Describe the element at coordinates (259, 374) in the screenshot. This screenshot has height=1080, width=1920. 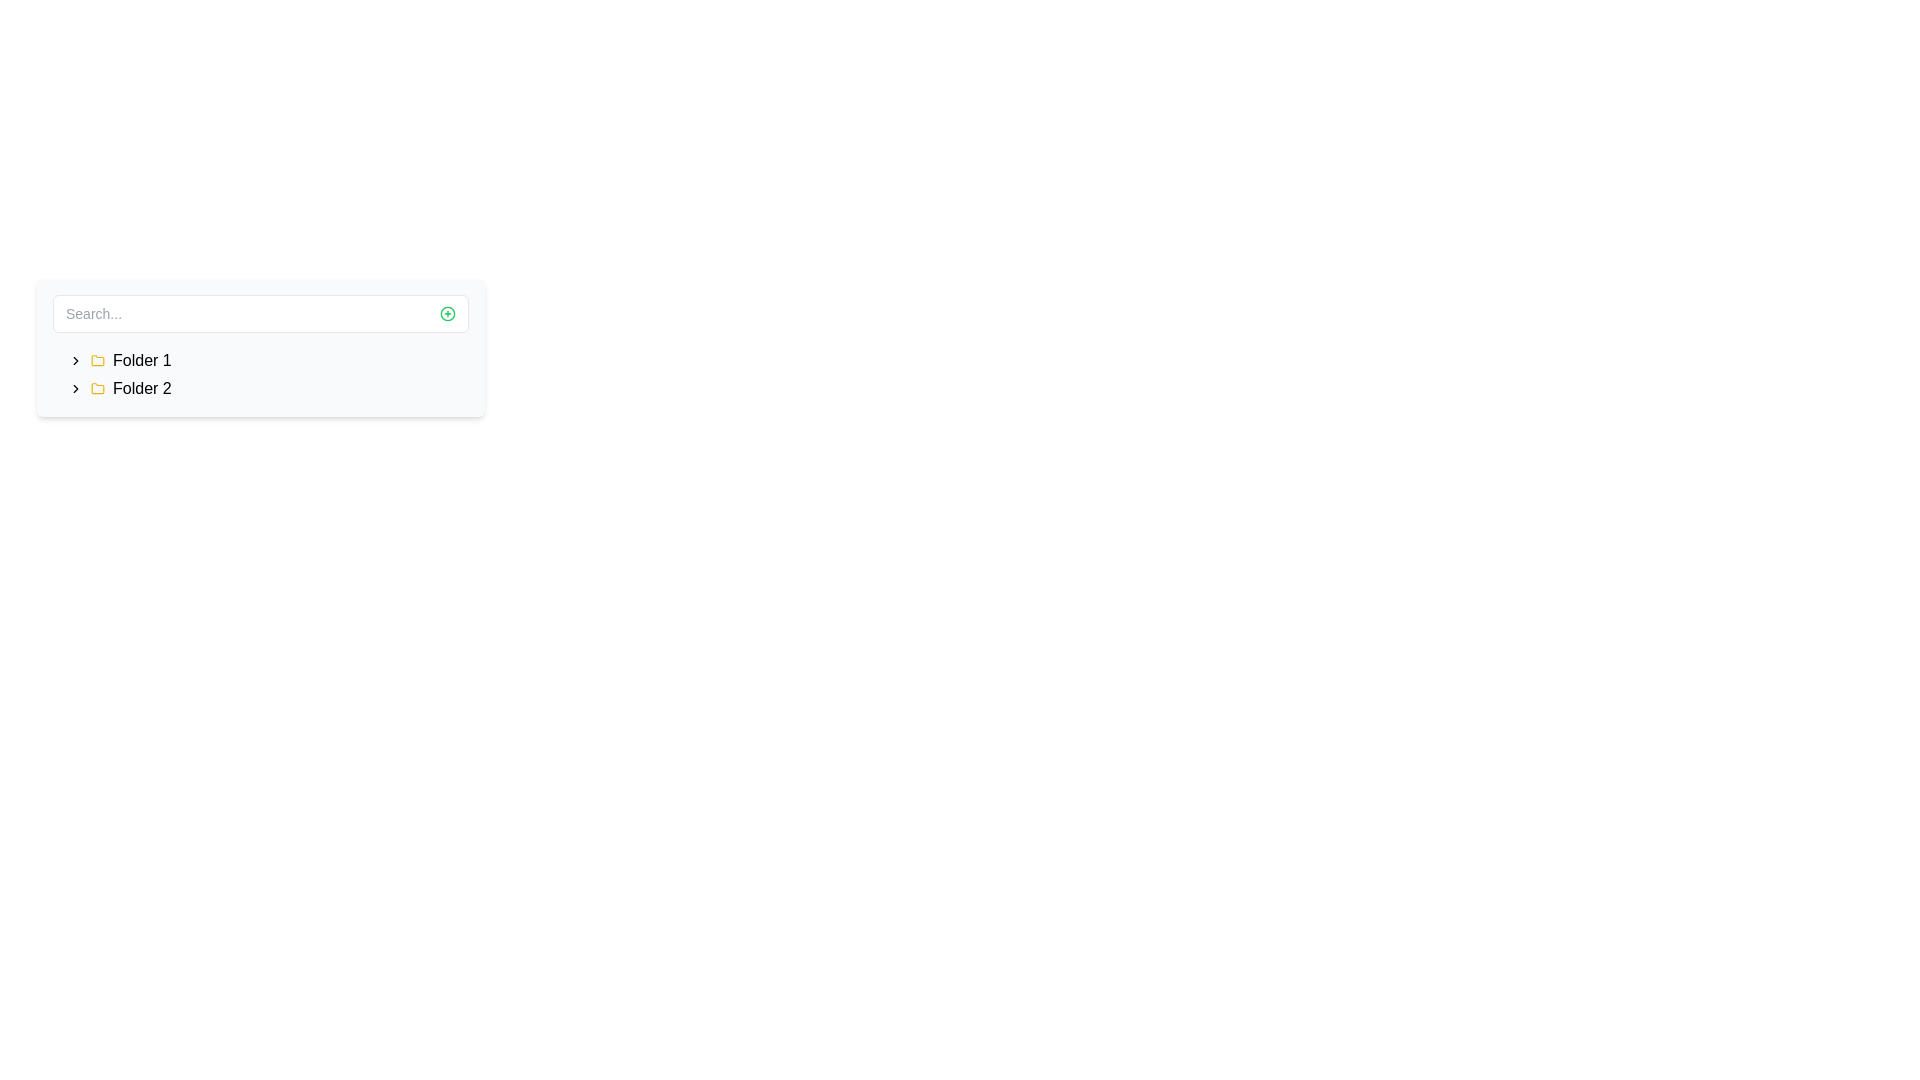
I see `the vertical list navigation component containing 'Folder 1' and 'Folder 2'` at that location.